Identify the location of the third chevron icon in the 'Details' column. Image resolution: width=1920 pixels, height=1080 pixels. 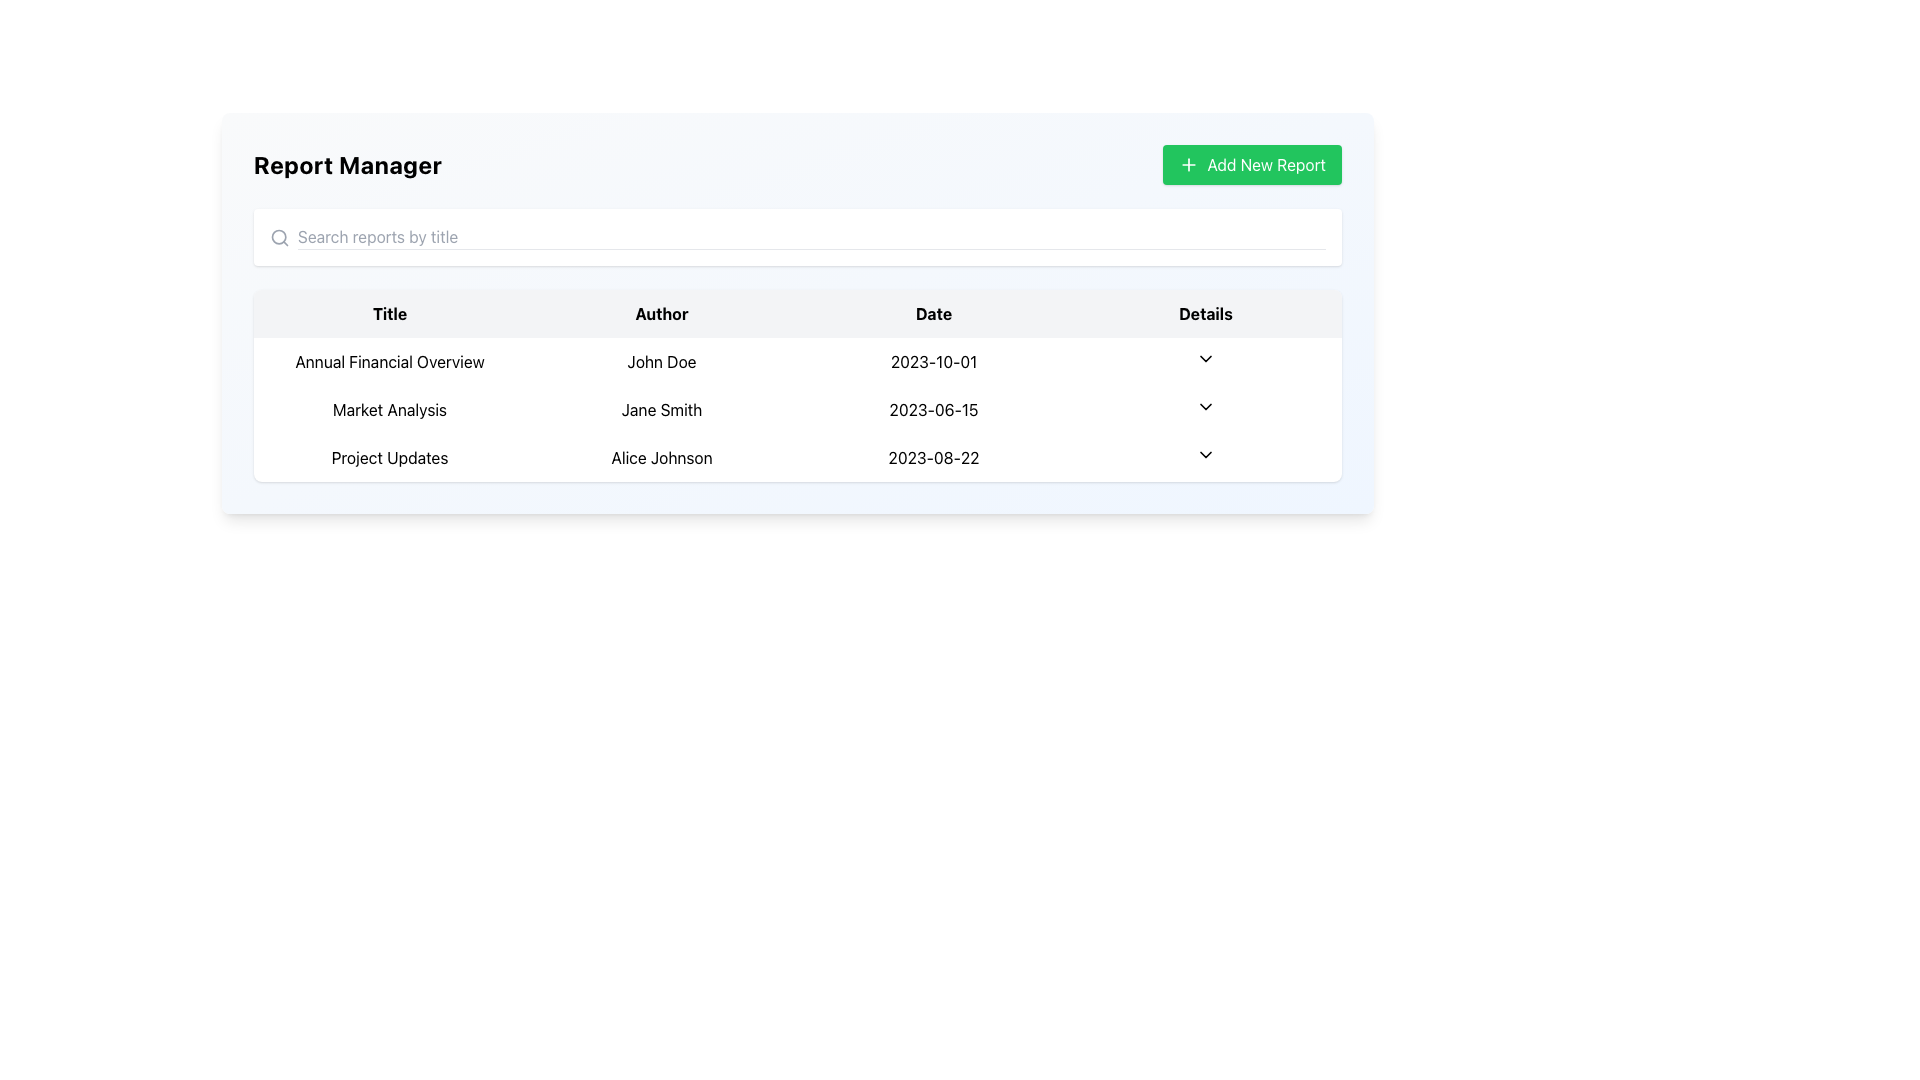
(1204, 455).